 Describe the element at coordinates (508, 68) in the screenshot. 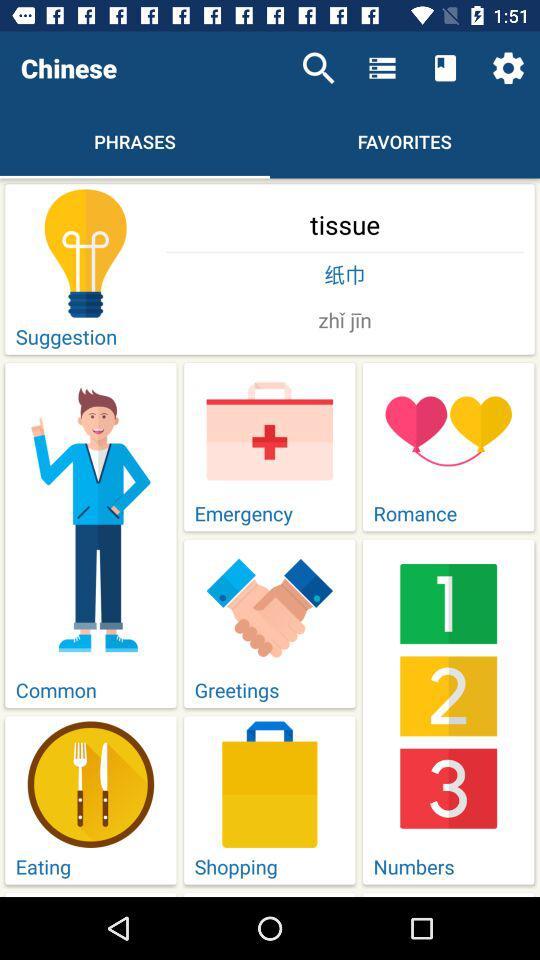

I see `icon above the tissue` at that location.